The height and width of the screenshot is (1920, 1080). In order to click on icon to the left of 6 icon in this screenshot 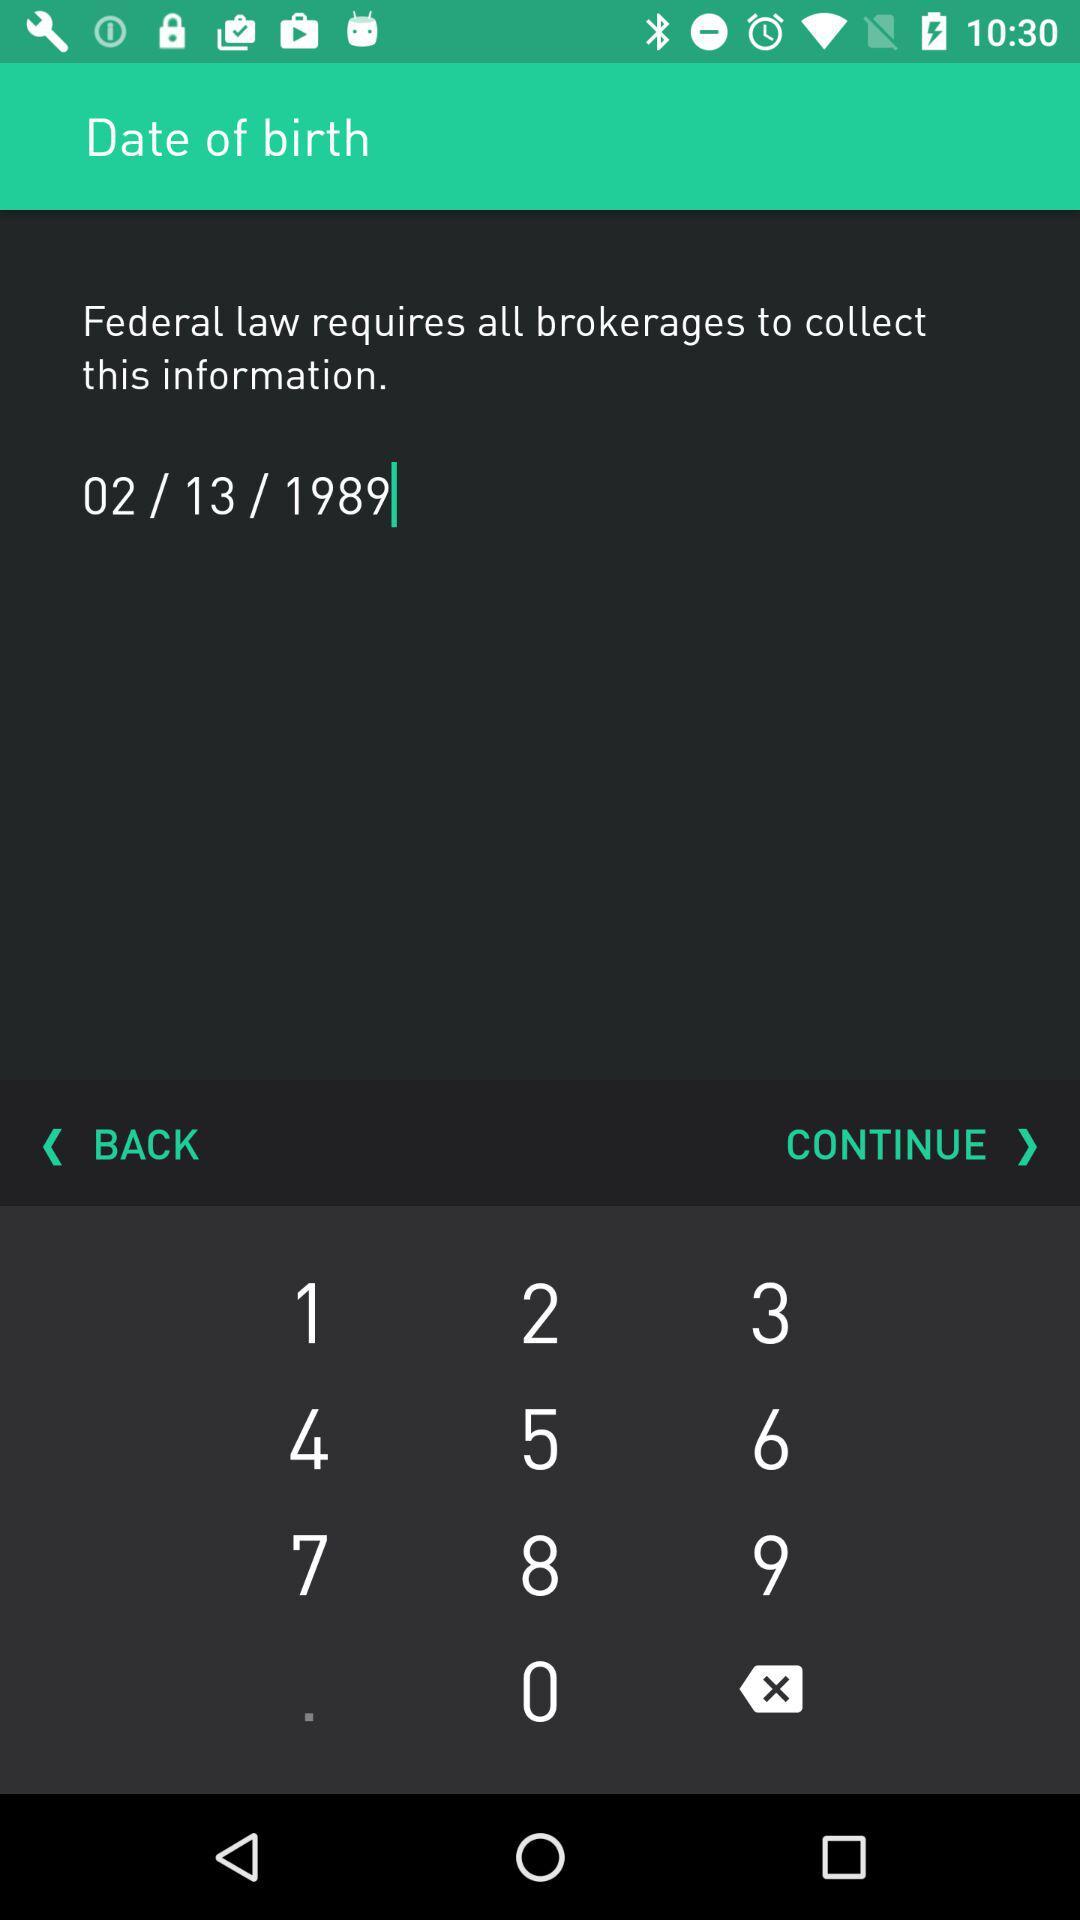, I will do `click(540, 1562)`.